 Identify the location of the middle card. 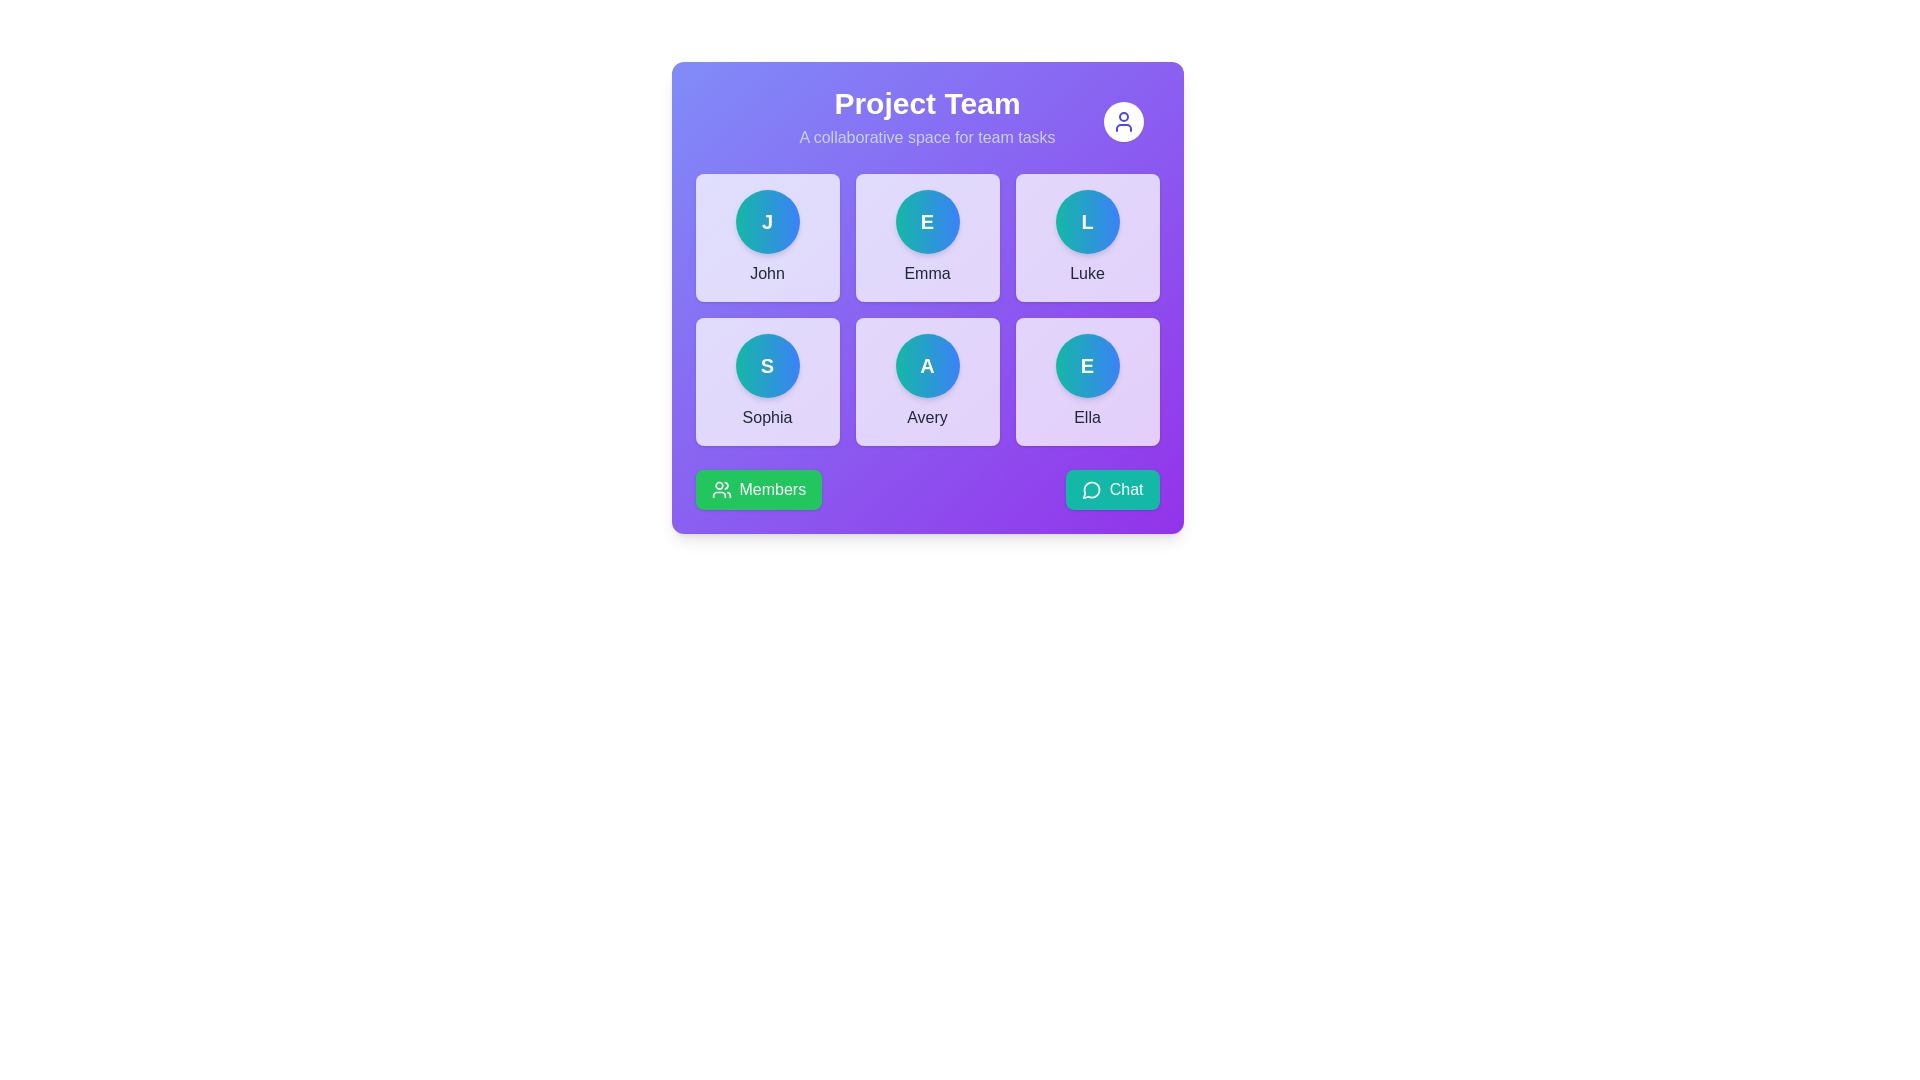
(926, 237).